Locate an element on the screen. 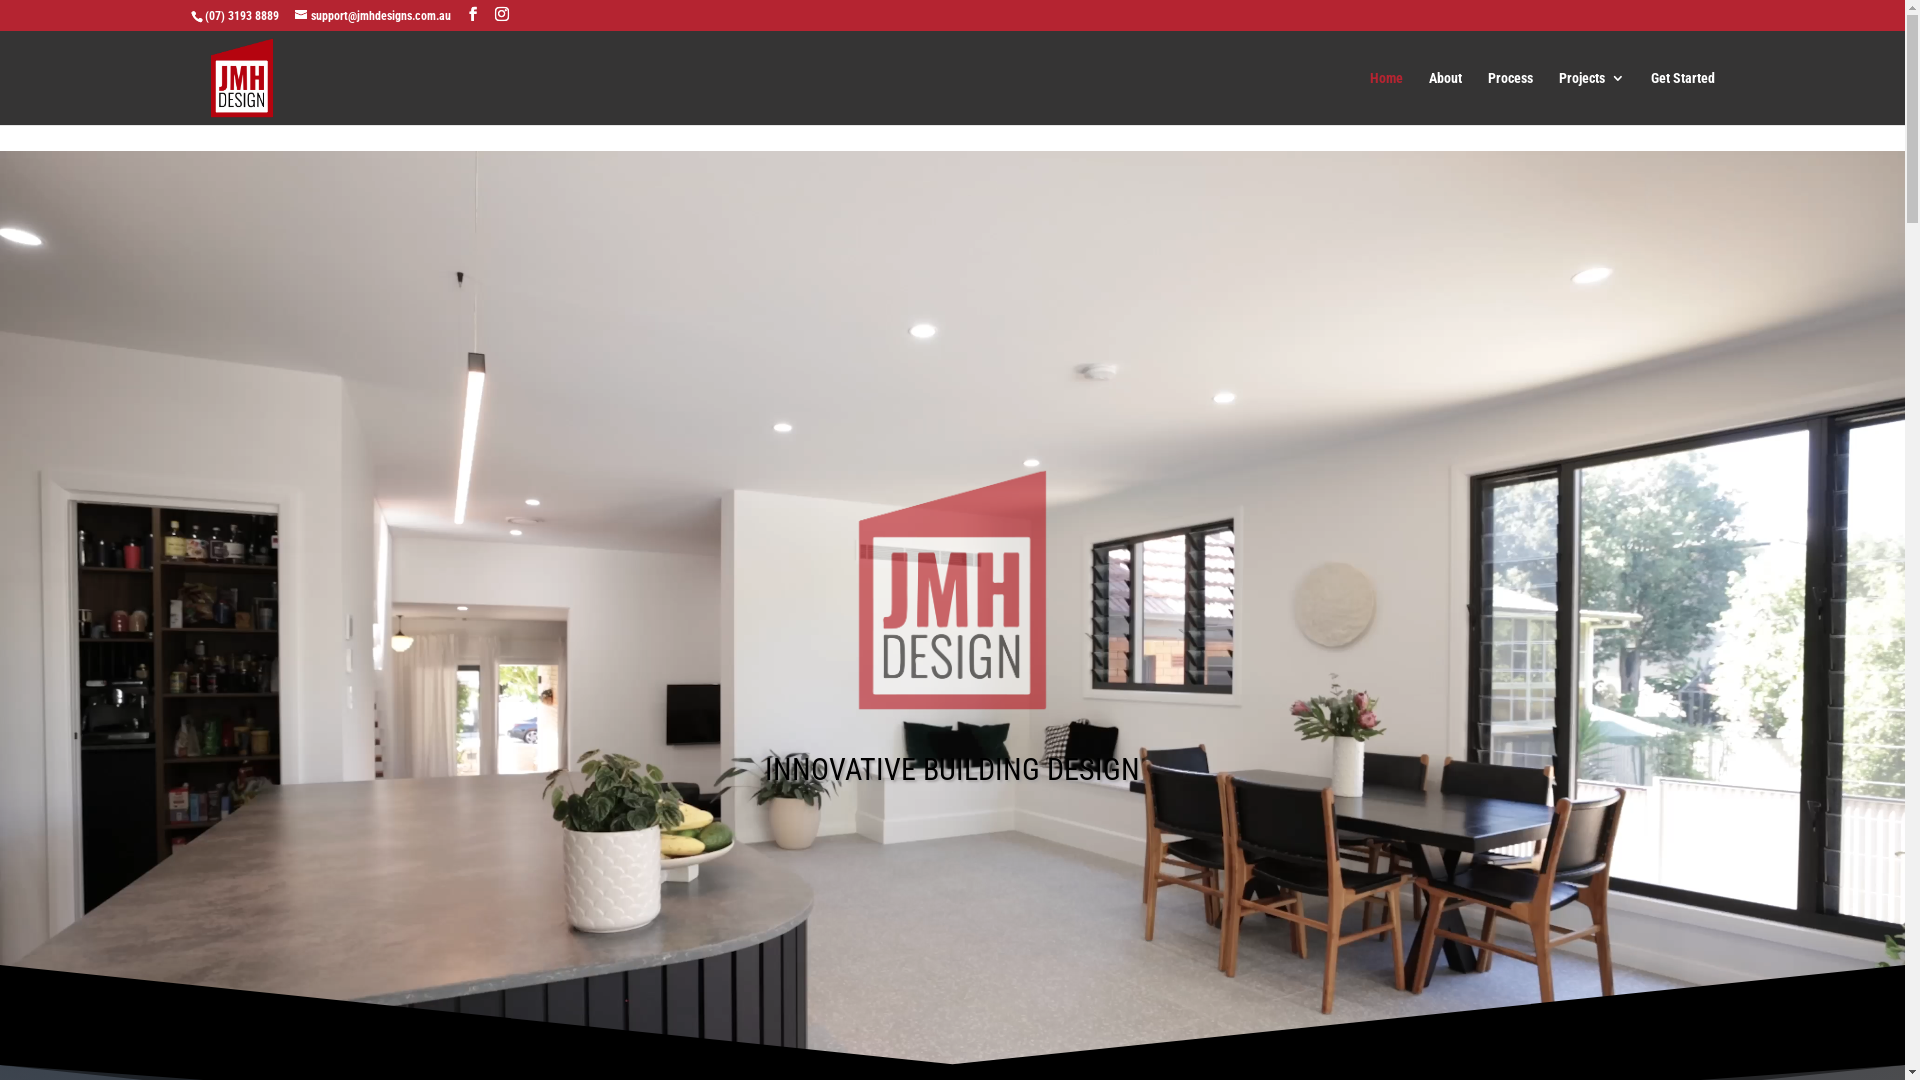  'About' is located at coordinates (1444, 97).